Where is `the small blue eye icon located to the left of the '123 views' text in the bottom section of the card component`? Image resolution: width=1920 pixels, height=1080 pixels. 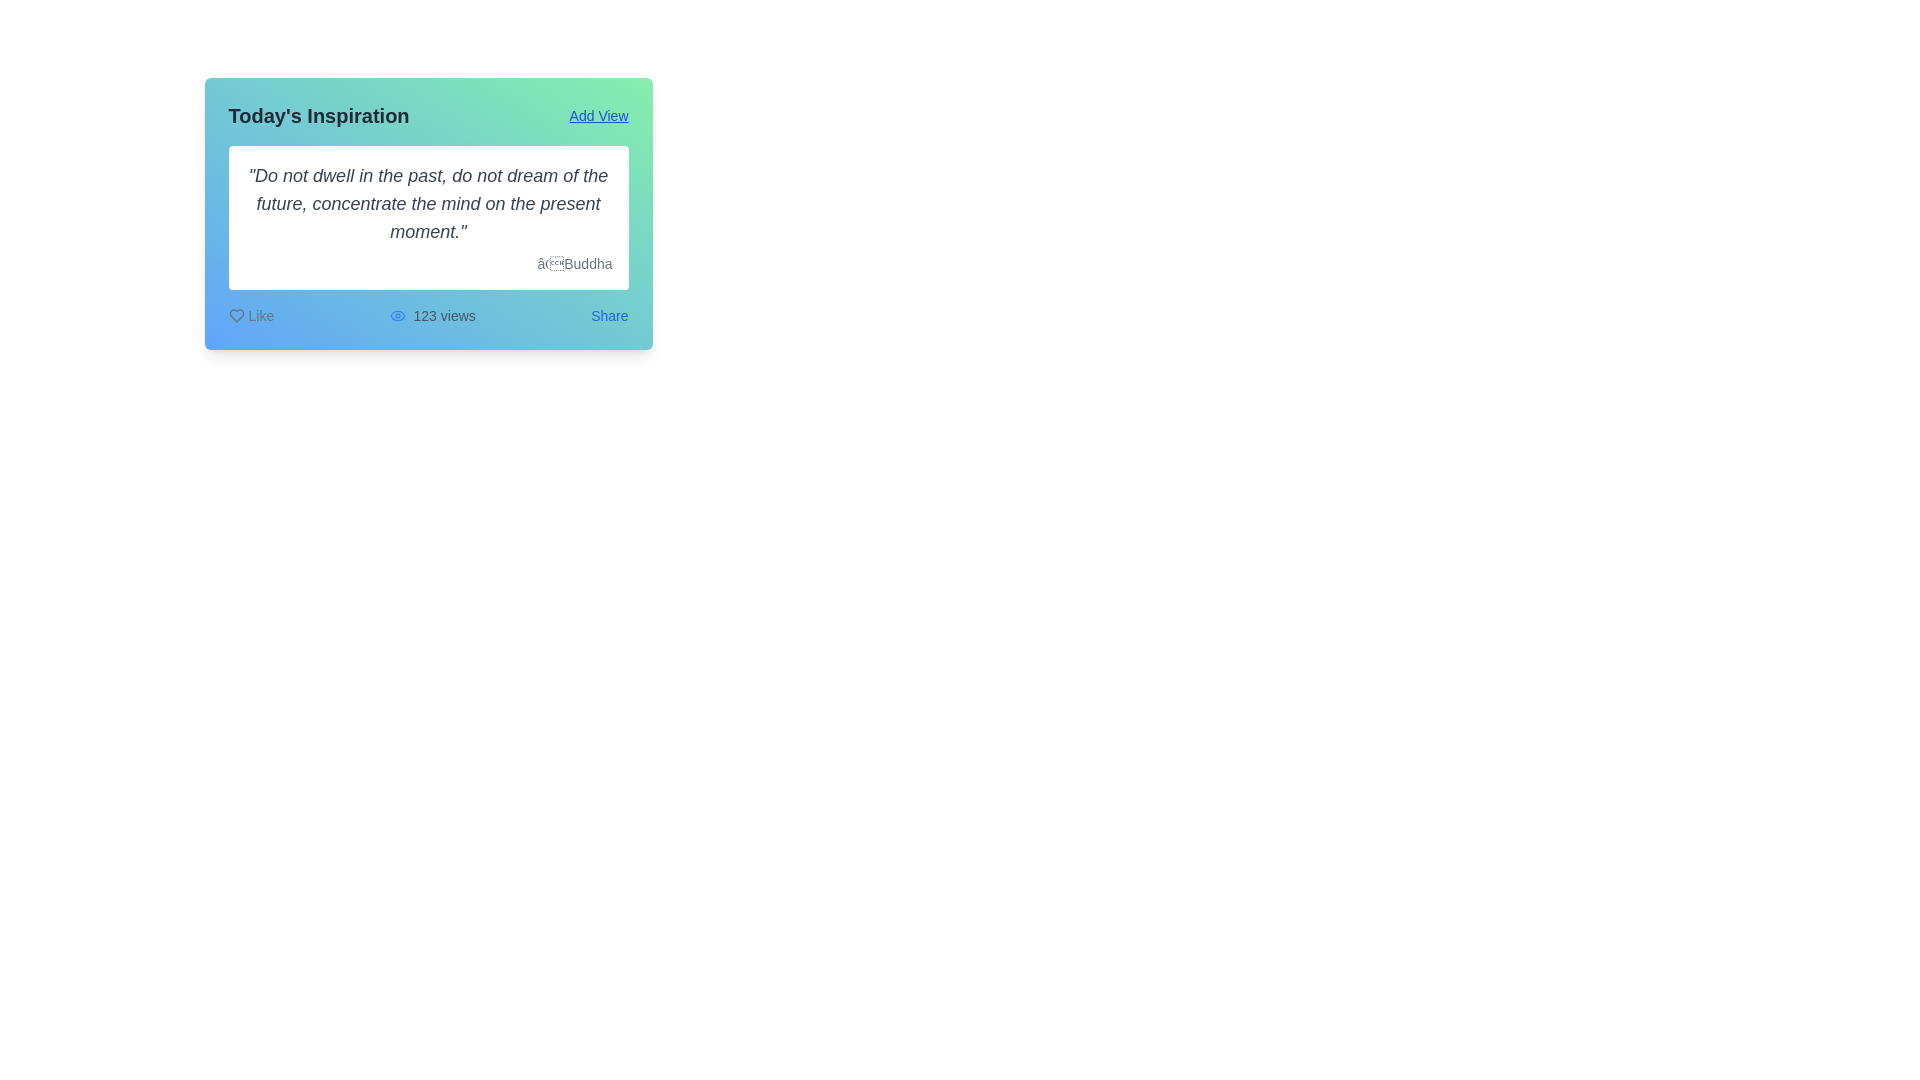 the small blue eye icon located to the left of the '123 views' text in the bottom section of the card component is located at coordinates (397, 315).